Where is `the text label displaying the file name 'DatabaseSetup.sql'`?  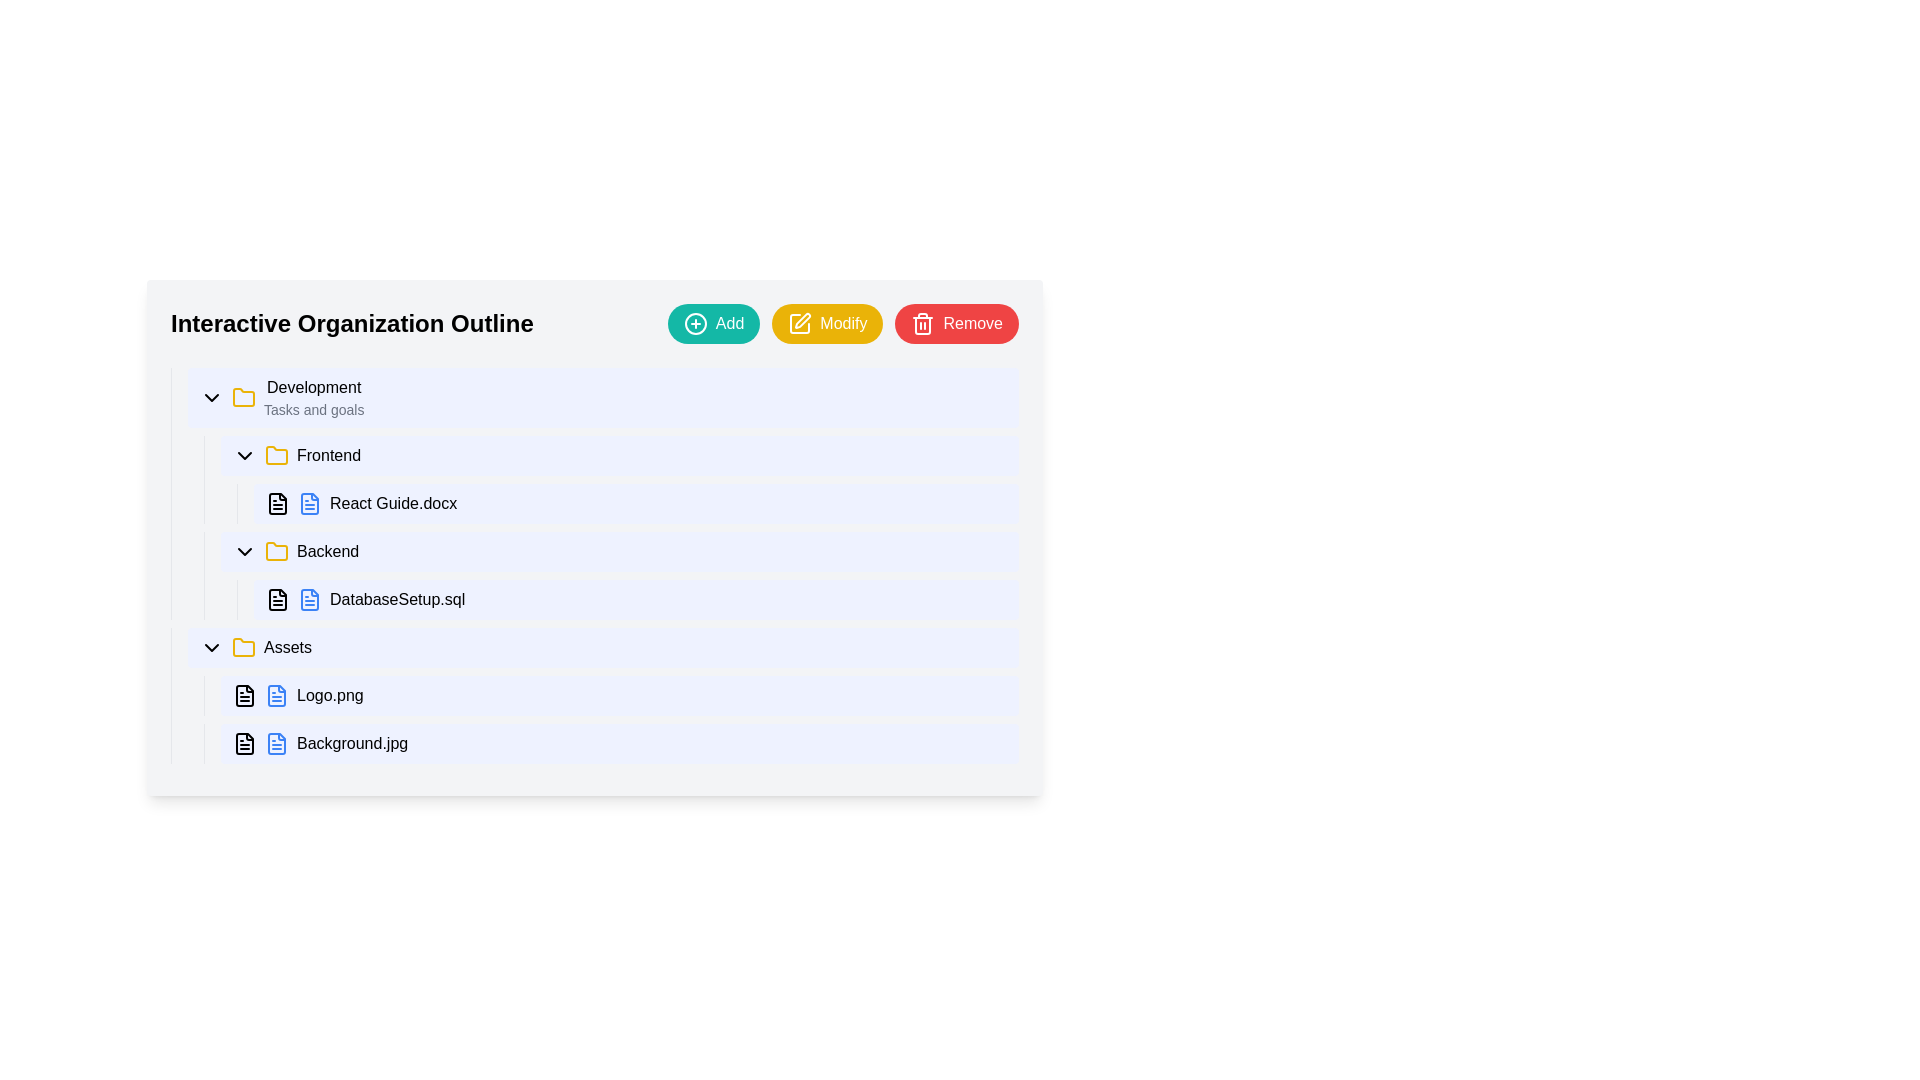
the text label displaying the file name 'DatabaseSetup.sql' is located at coordinates (397, 599).